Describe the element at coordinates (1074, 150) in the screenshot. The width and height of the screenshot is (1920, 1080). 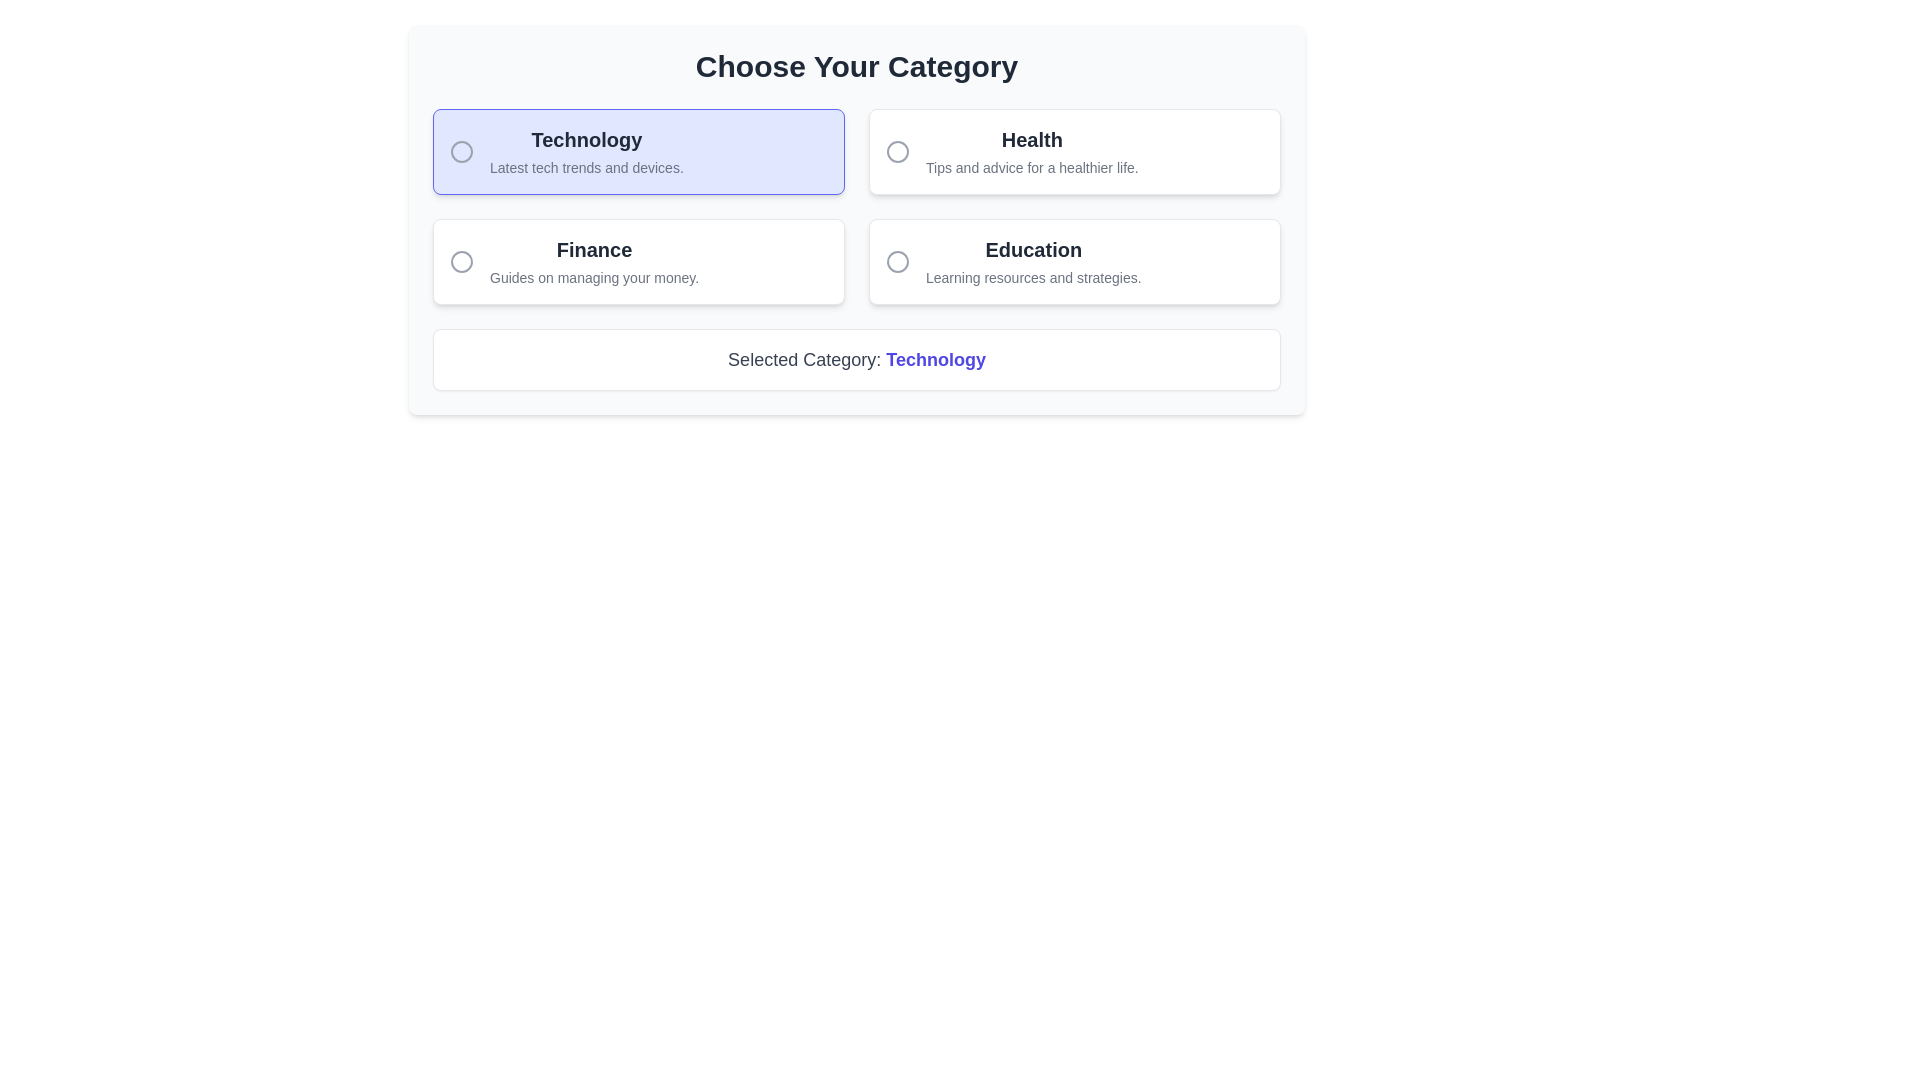
I see `the 'Health' category selection card using keyboard navigation` at that location.